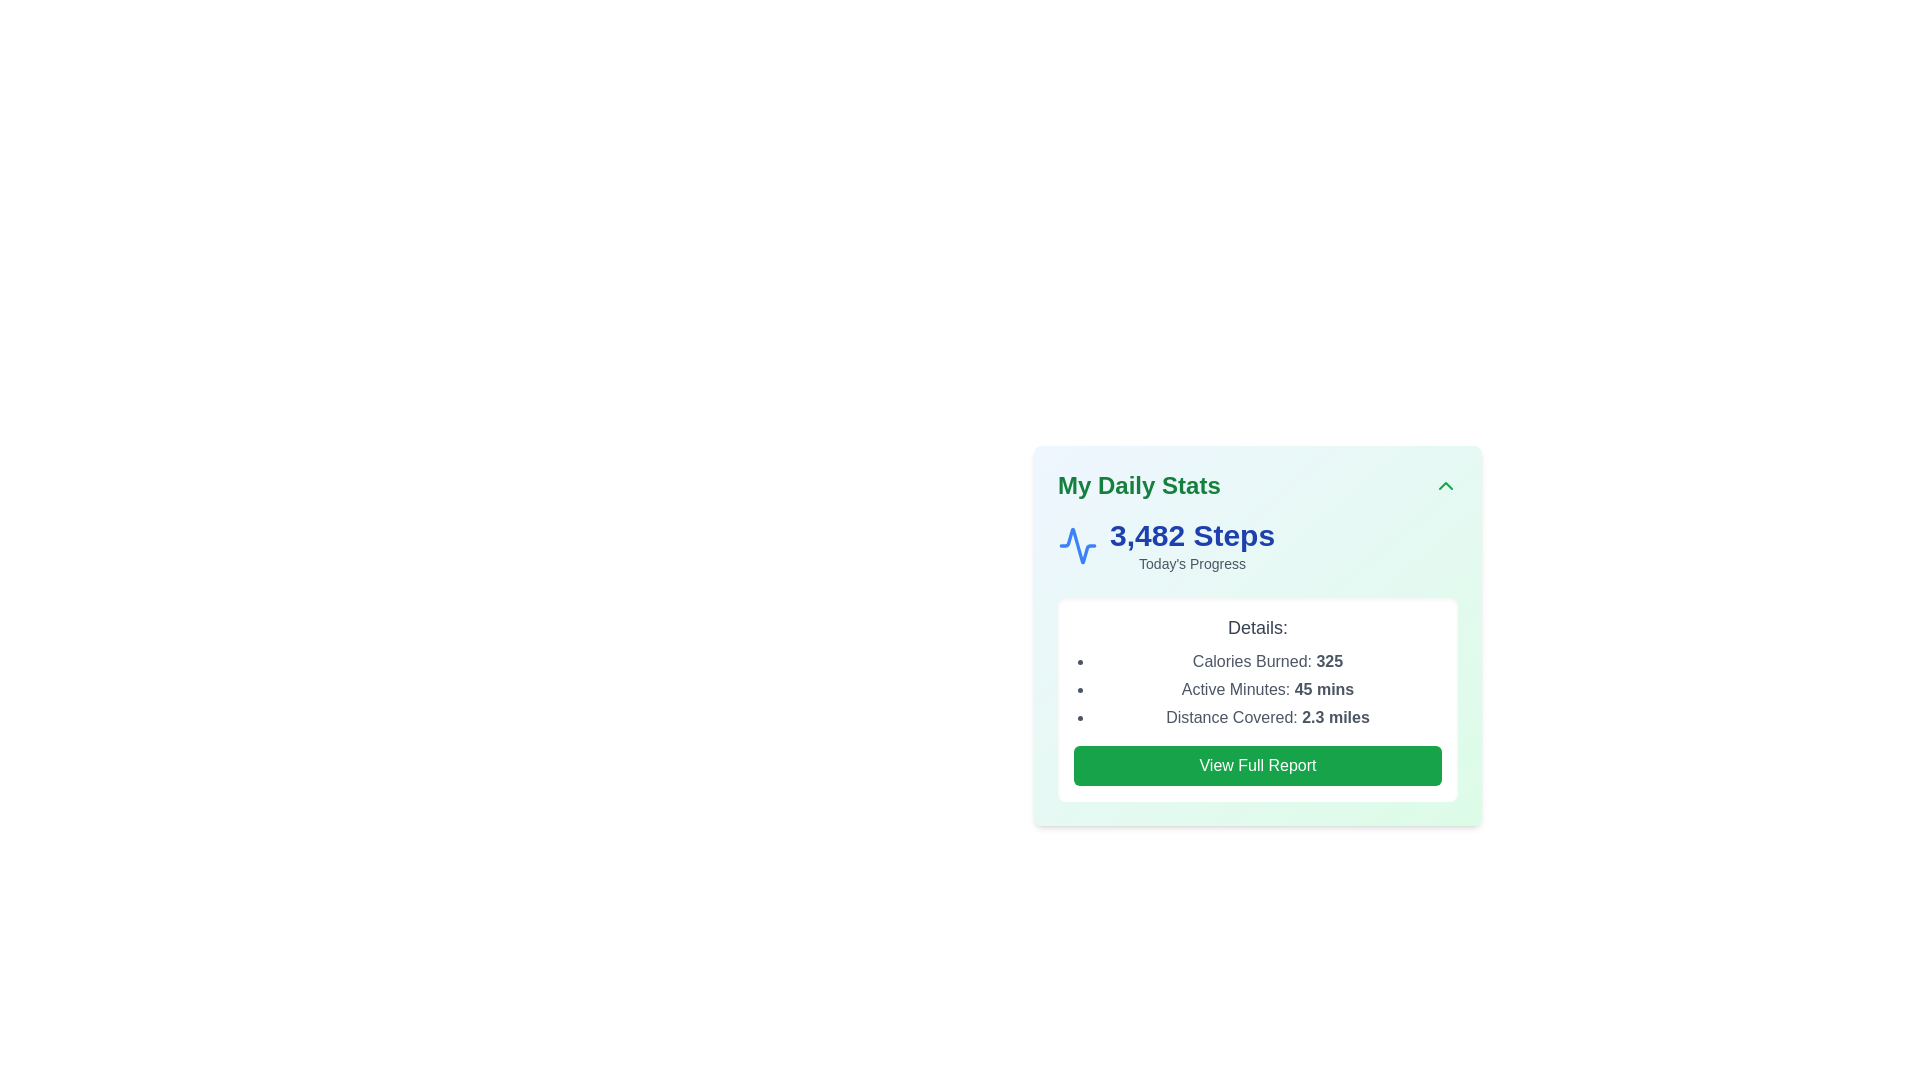 Image resolution: width=1920 pixels, height=1080 pixels. What do you see at coordinates (1077, 546) in the screenshot?
I see `the blue waveform icon located in the top-left corner of the 'My Daily Stats' card, positioned to the left of the '3,482 Steps' text and above the 'Today's Progress' subtitle to understand its symbolic representation` at bounding box center [1077, 546].